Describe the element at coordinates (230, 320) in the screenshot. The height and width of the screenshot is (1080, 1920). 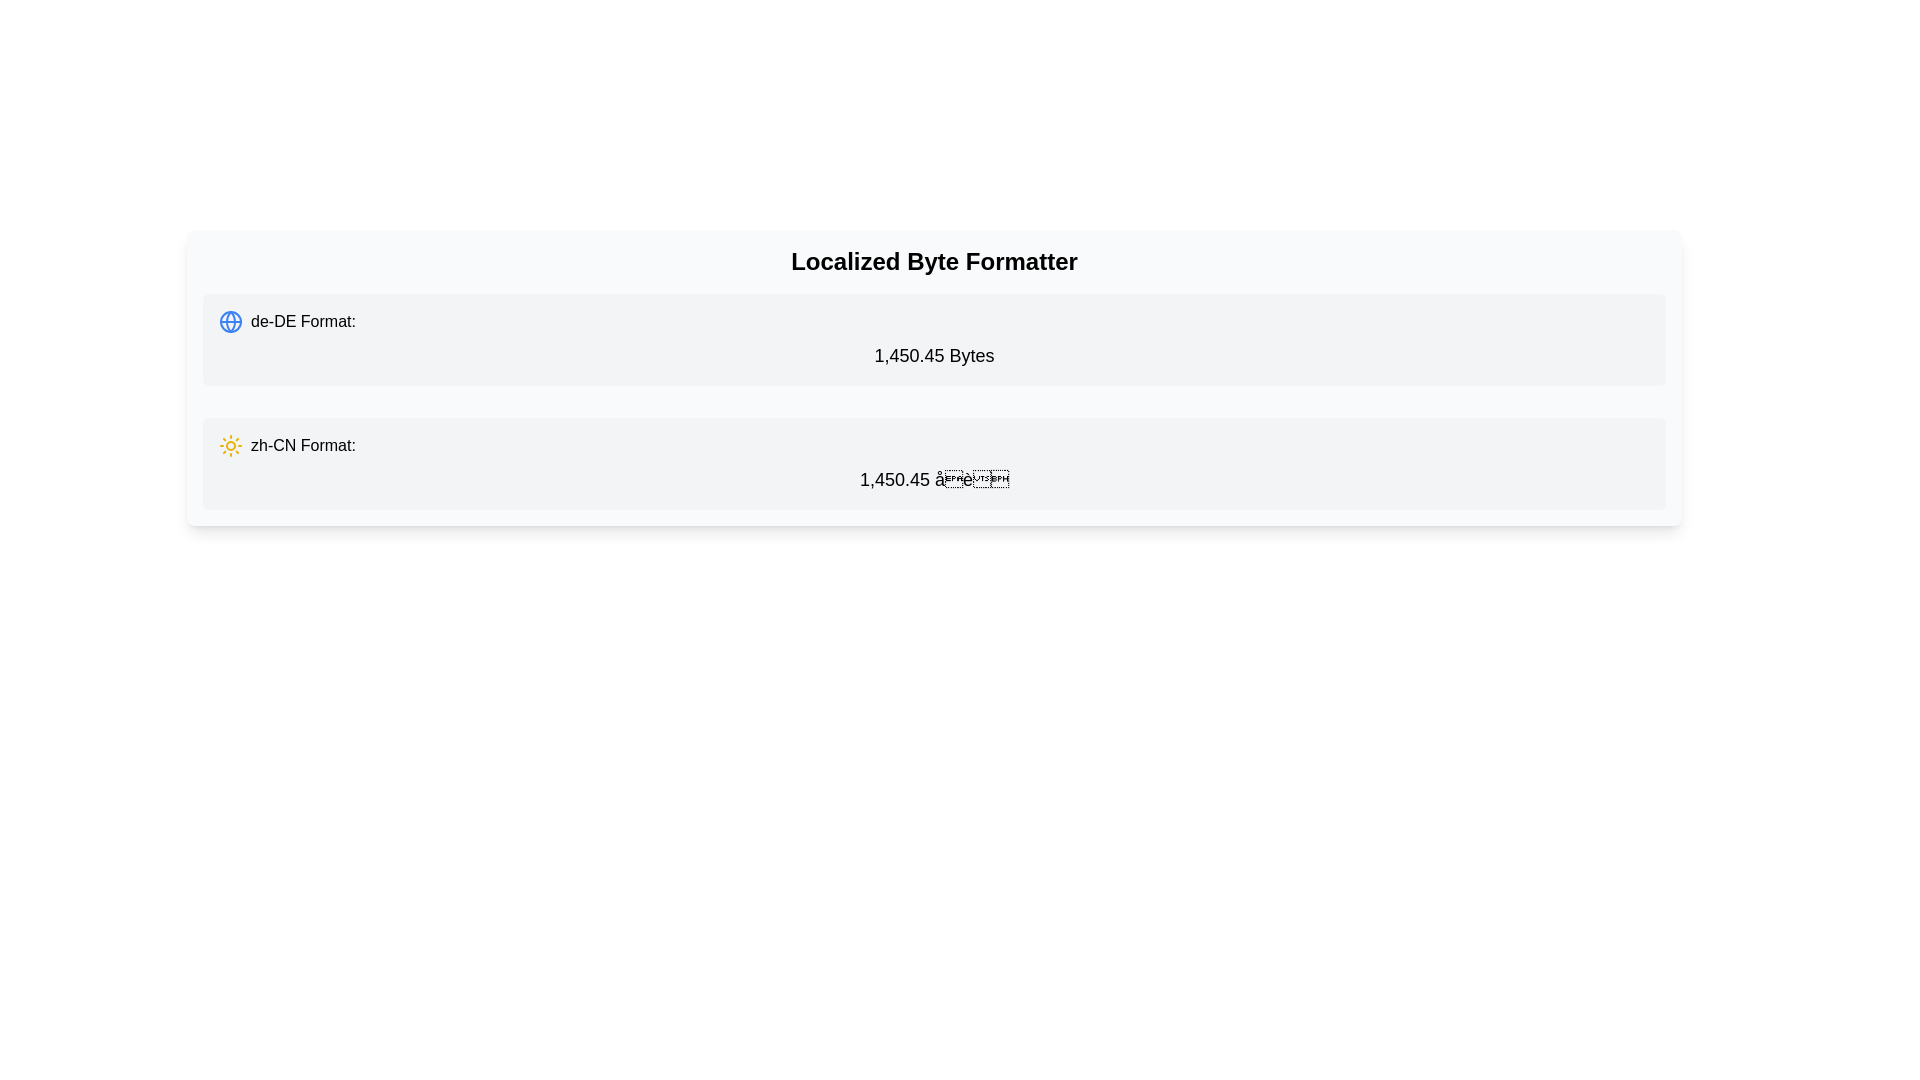
I see `the blue globe icon that is positioned to the left of the text 'de-DE Format'` at that location.